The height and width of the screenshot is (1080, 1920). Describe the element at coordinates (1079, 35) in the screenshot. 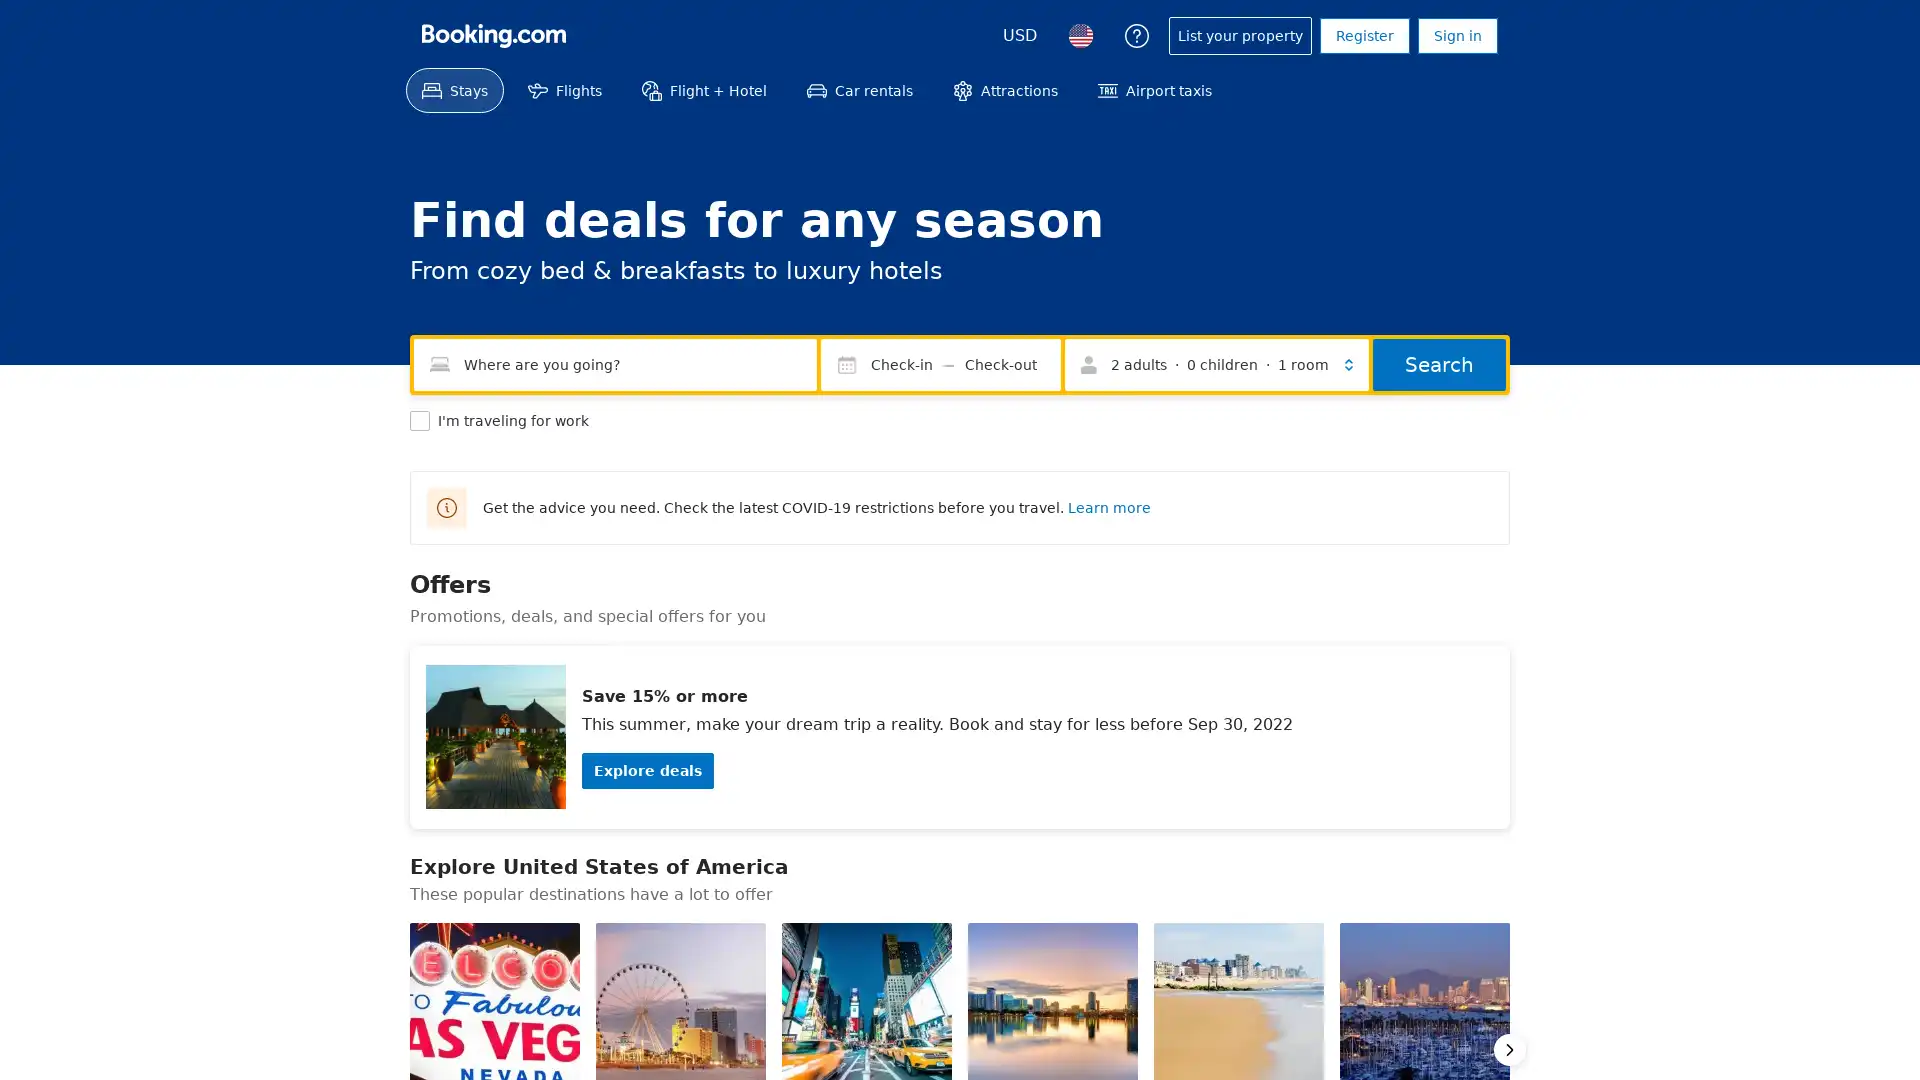

I see `Choose your language. Your current language is English (US)` at that location.